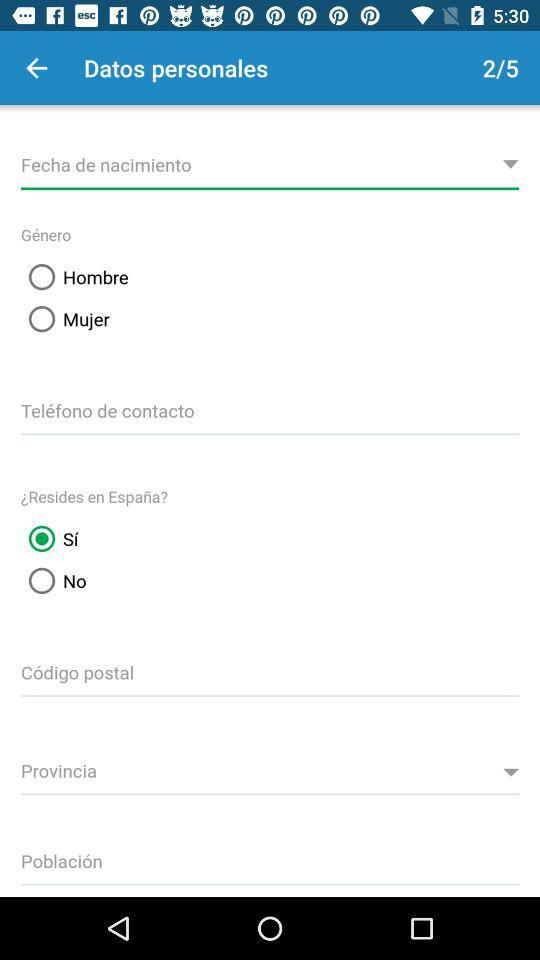 This screenshot has width=540, height=960. Describe the element at coordinates (270, 669) in the screenshot. I see `input postal code` at that location.